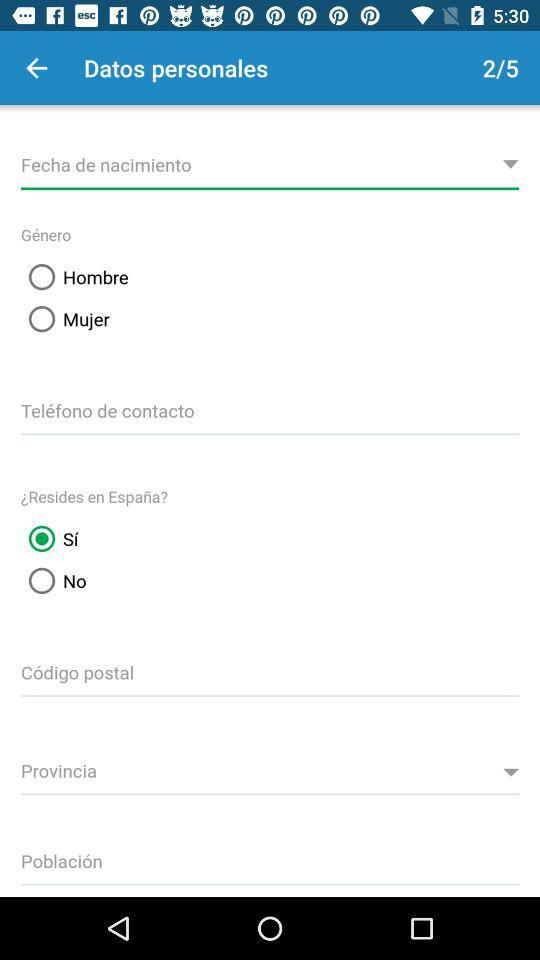 This screenshot has width=540, height=960. Describe the element at coordinates (270, 669) in the screenshot. I see `input postal code` at that location.